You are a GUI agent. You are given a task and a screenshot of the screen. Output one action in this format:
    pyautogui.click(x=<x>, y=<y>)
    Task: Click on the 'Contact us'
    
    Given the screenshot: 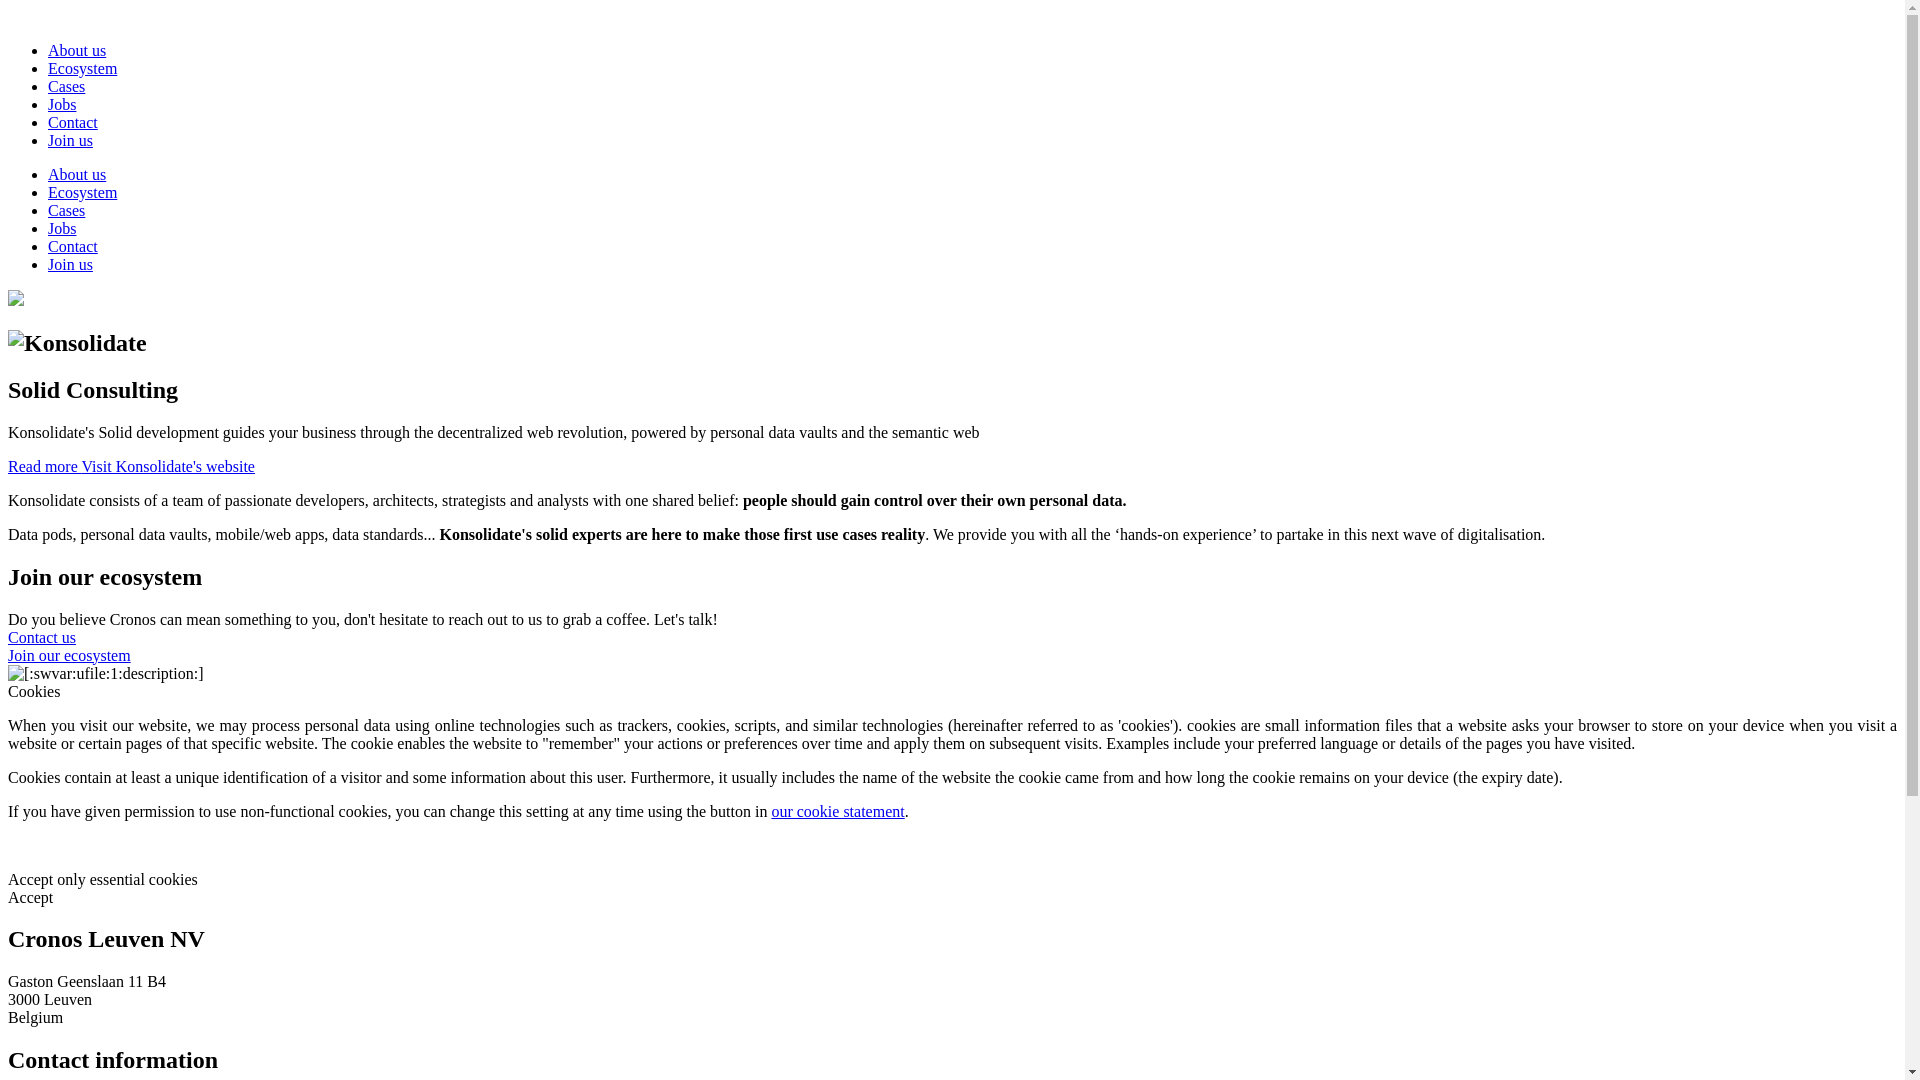 What is the action you would take?
    pyautogui.click(x=42, y=637)
    